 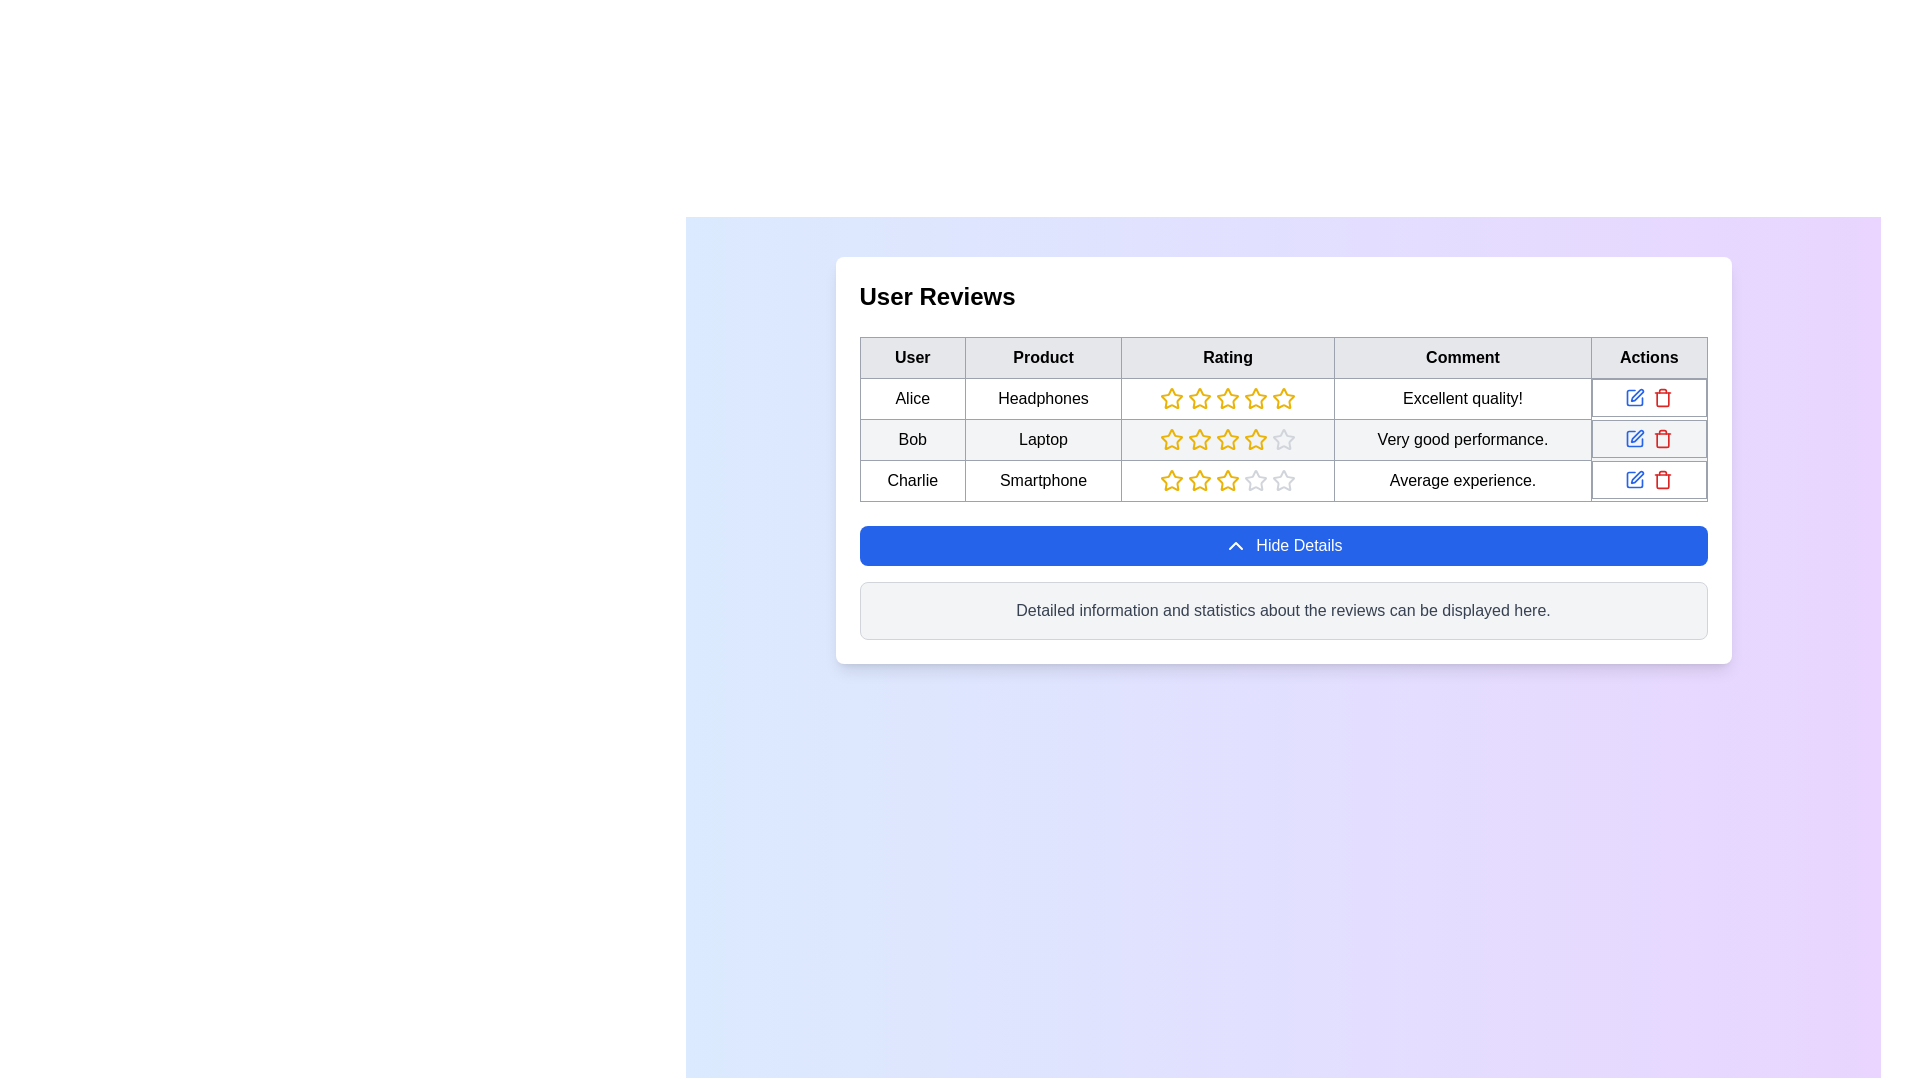 What do you see at coordinates (1283, 418) in the screenshot?
I see `the table displaying user reviews, which features labeled headers such as 'User', 'Product', 'Rating', 'Comment', and 'Actions'` at bounding box center [1283, 418].